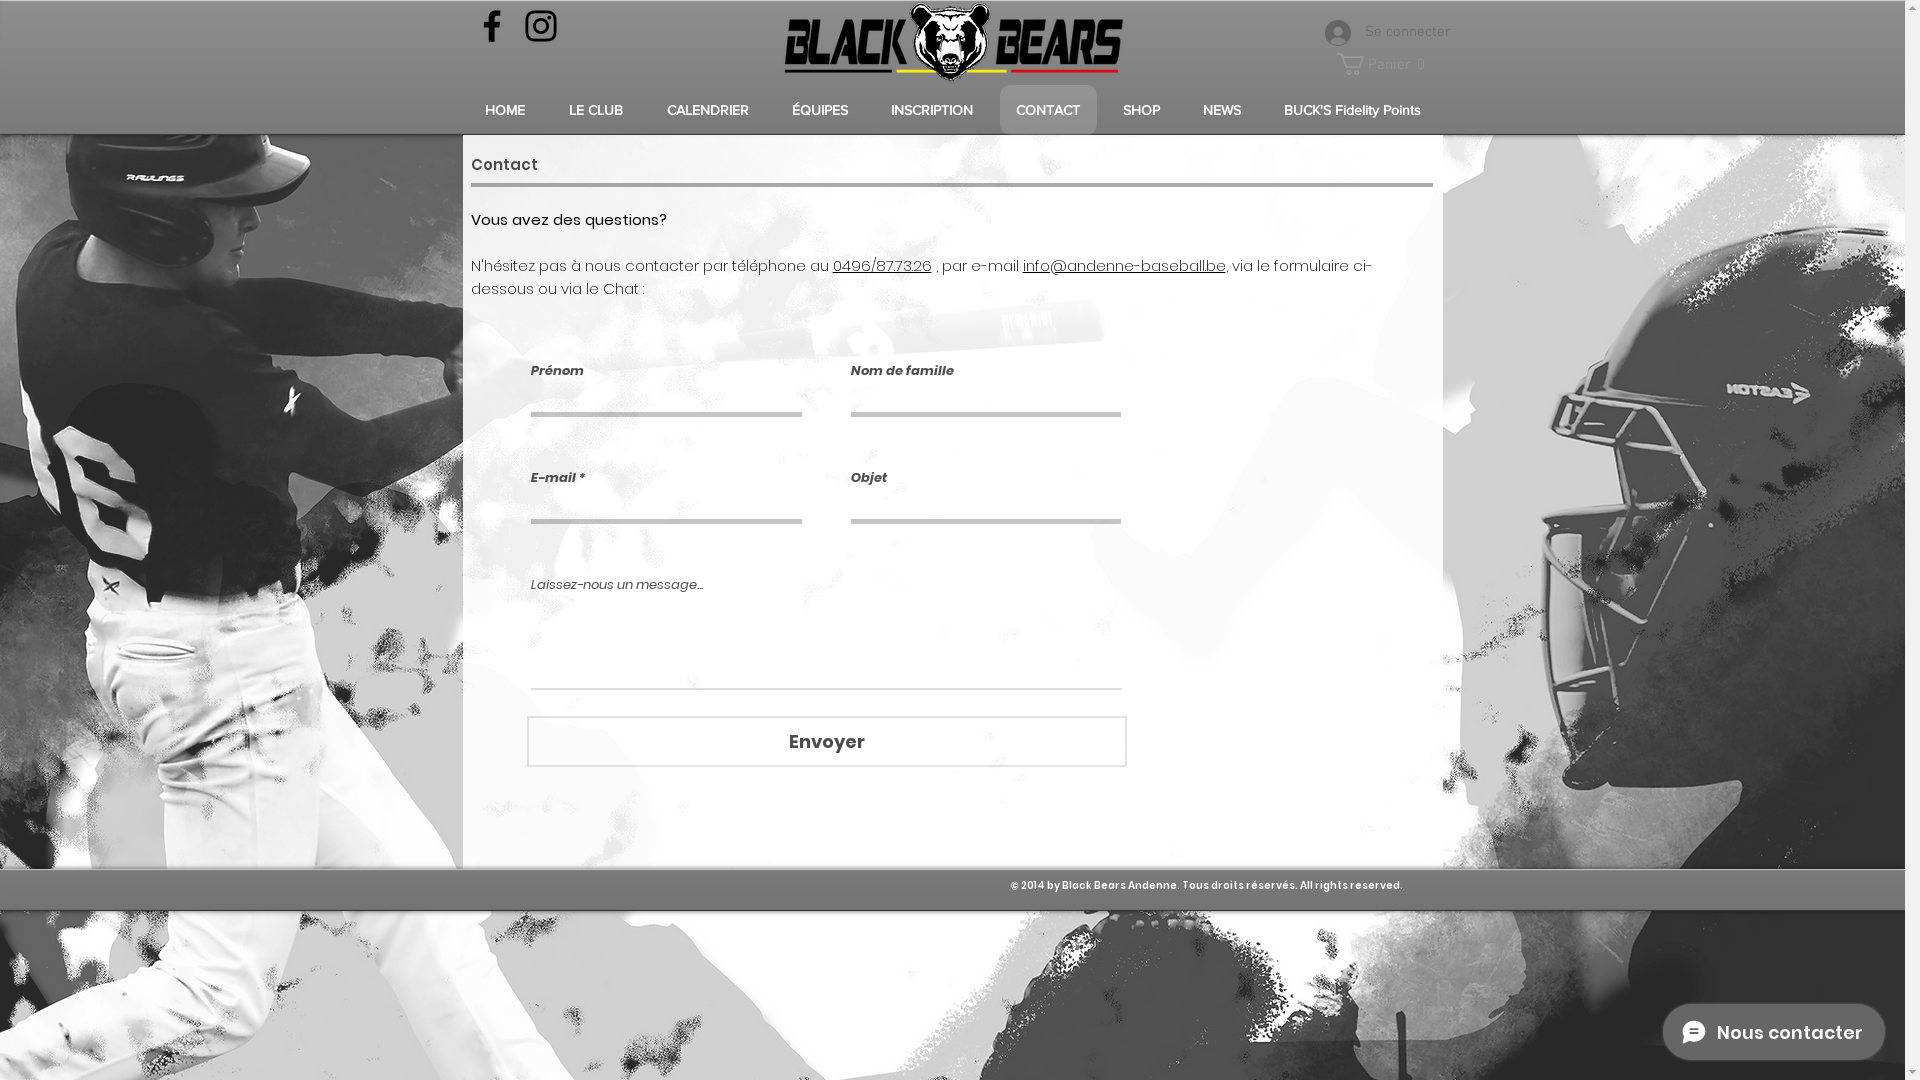 This screenshot has height=1080, width=1920. What do you see at coordinates (1384, 63) in the screenshot?
I see `'Panier` at bounding box center [1384, 63].